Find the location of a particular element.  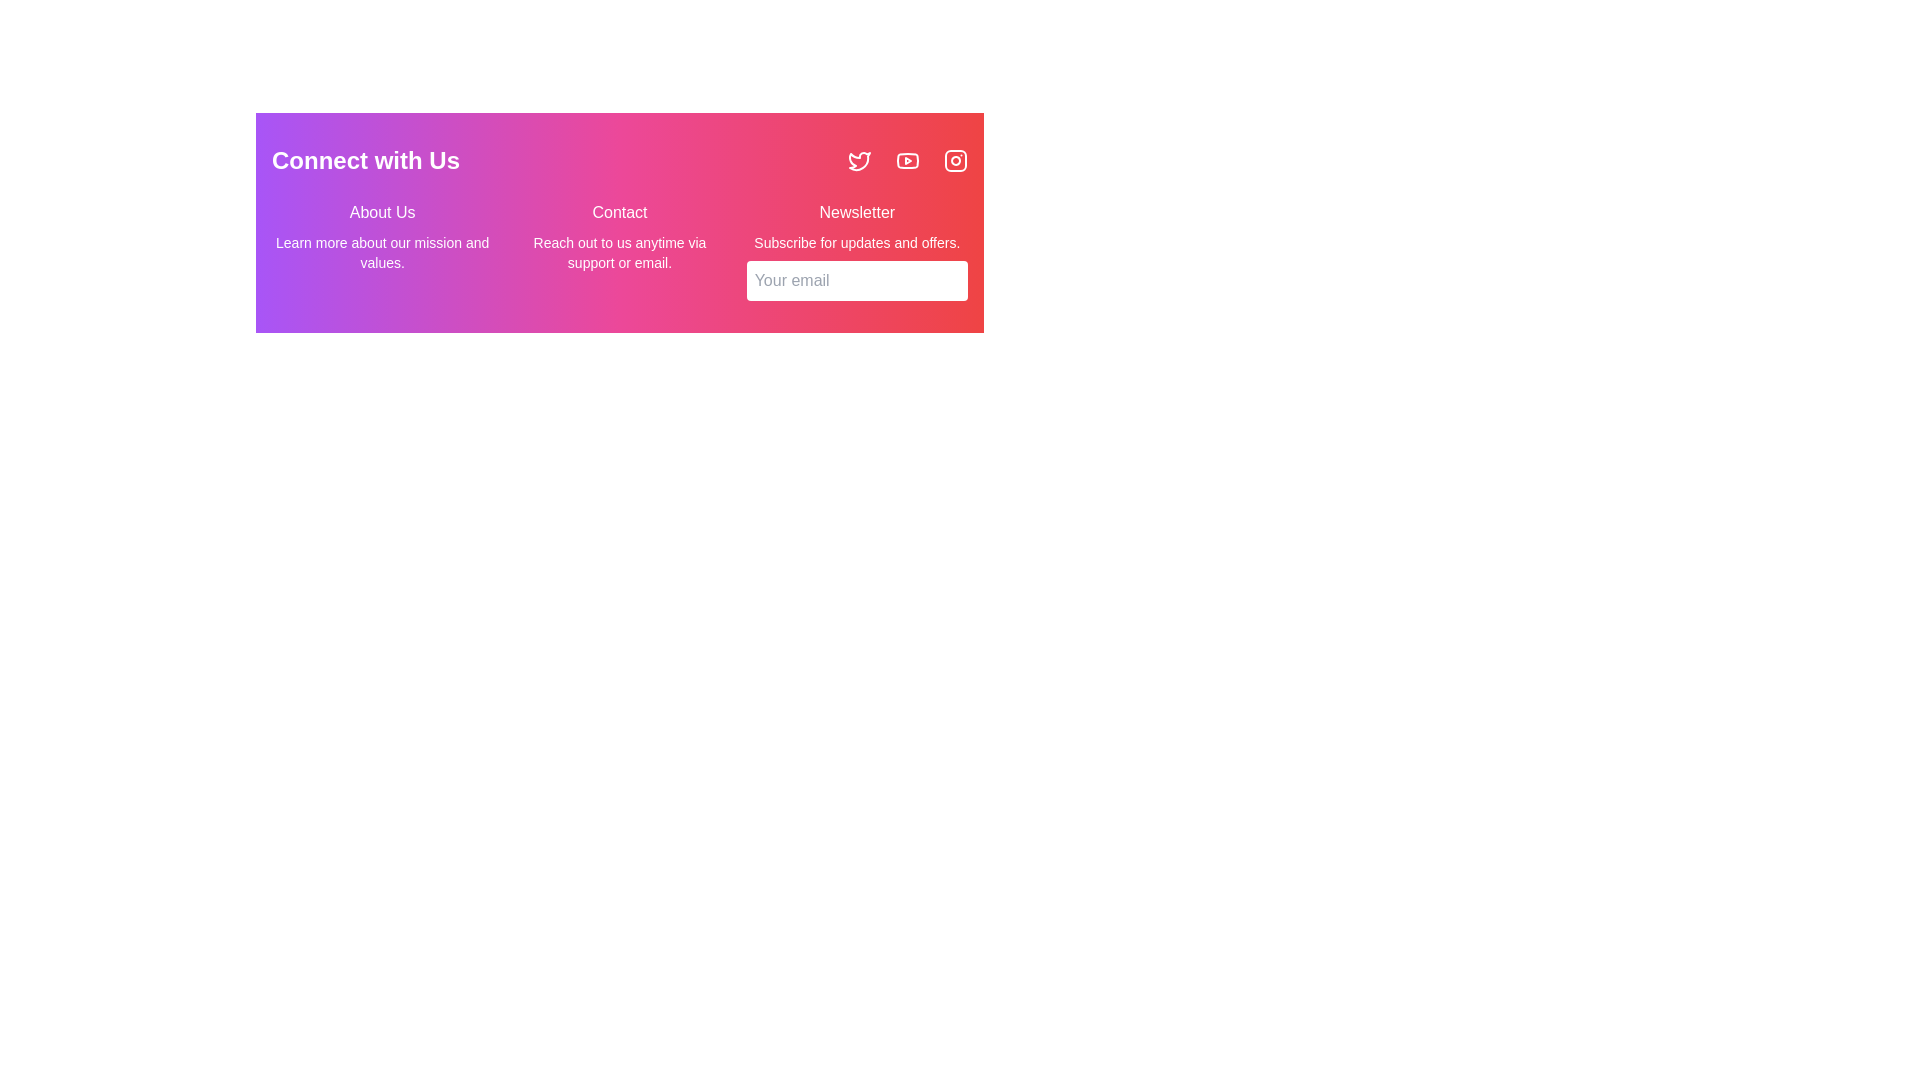

the central section of the Informational block titled 'Contact' is located at coordinates (618, 223).